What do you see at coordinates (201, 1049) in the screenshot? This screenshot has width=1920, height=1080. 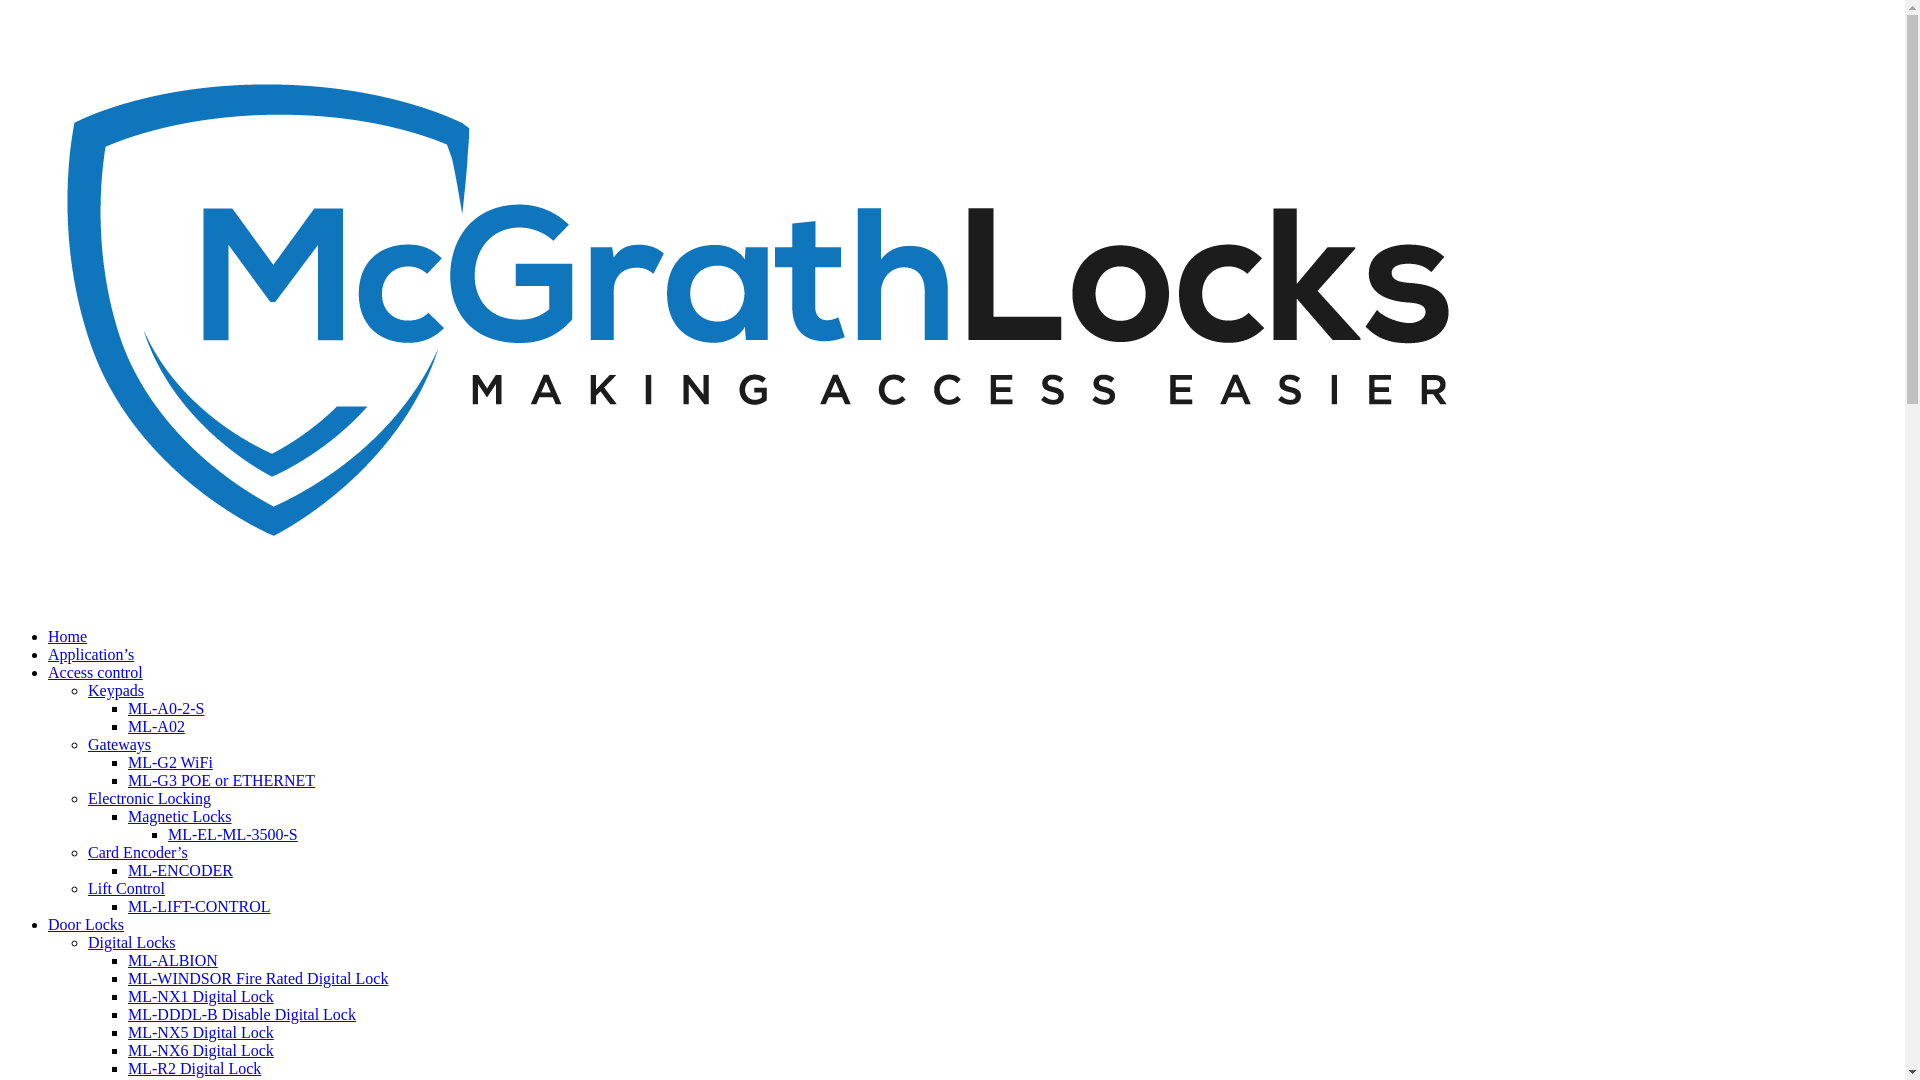 I see `'ML-NX6 Digital Lock'` at bounding box center [201, 1049].